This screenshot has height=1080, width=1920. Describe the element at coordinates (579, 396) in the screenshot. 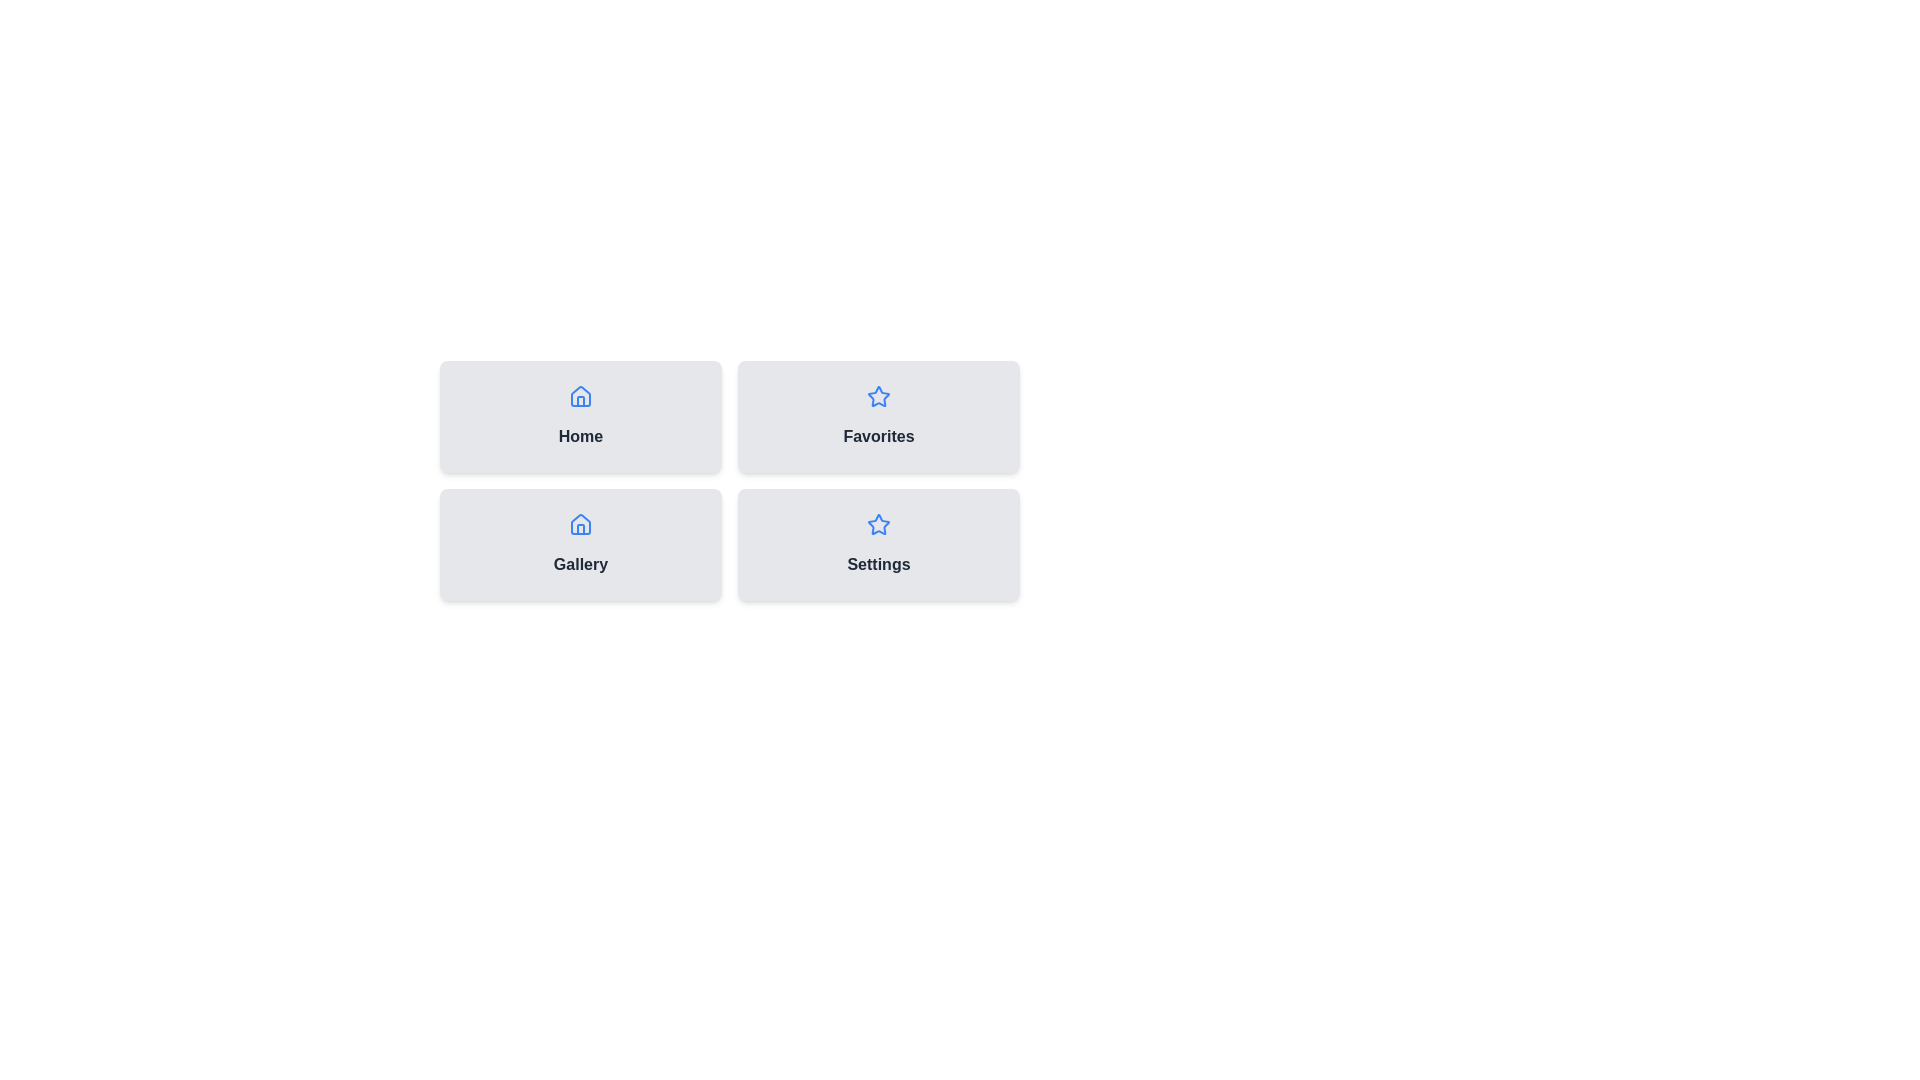

I see `the 'Home' icon located in the upper-left corner of the button grid, which symbolizes the 'Home' concept` at that location.